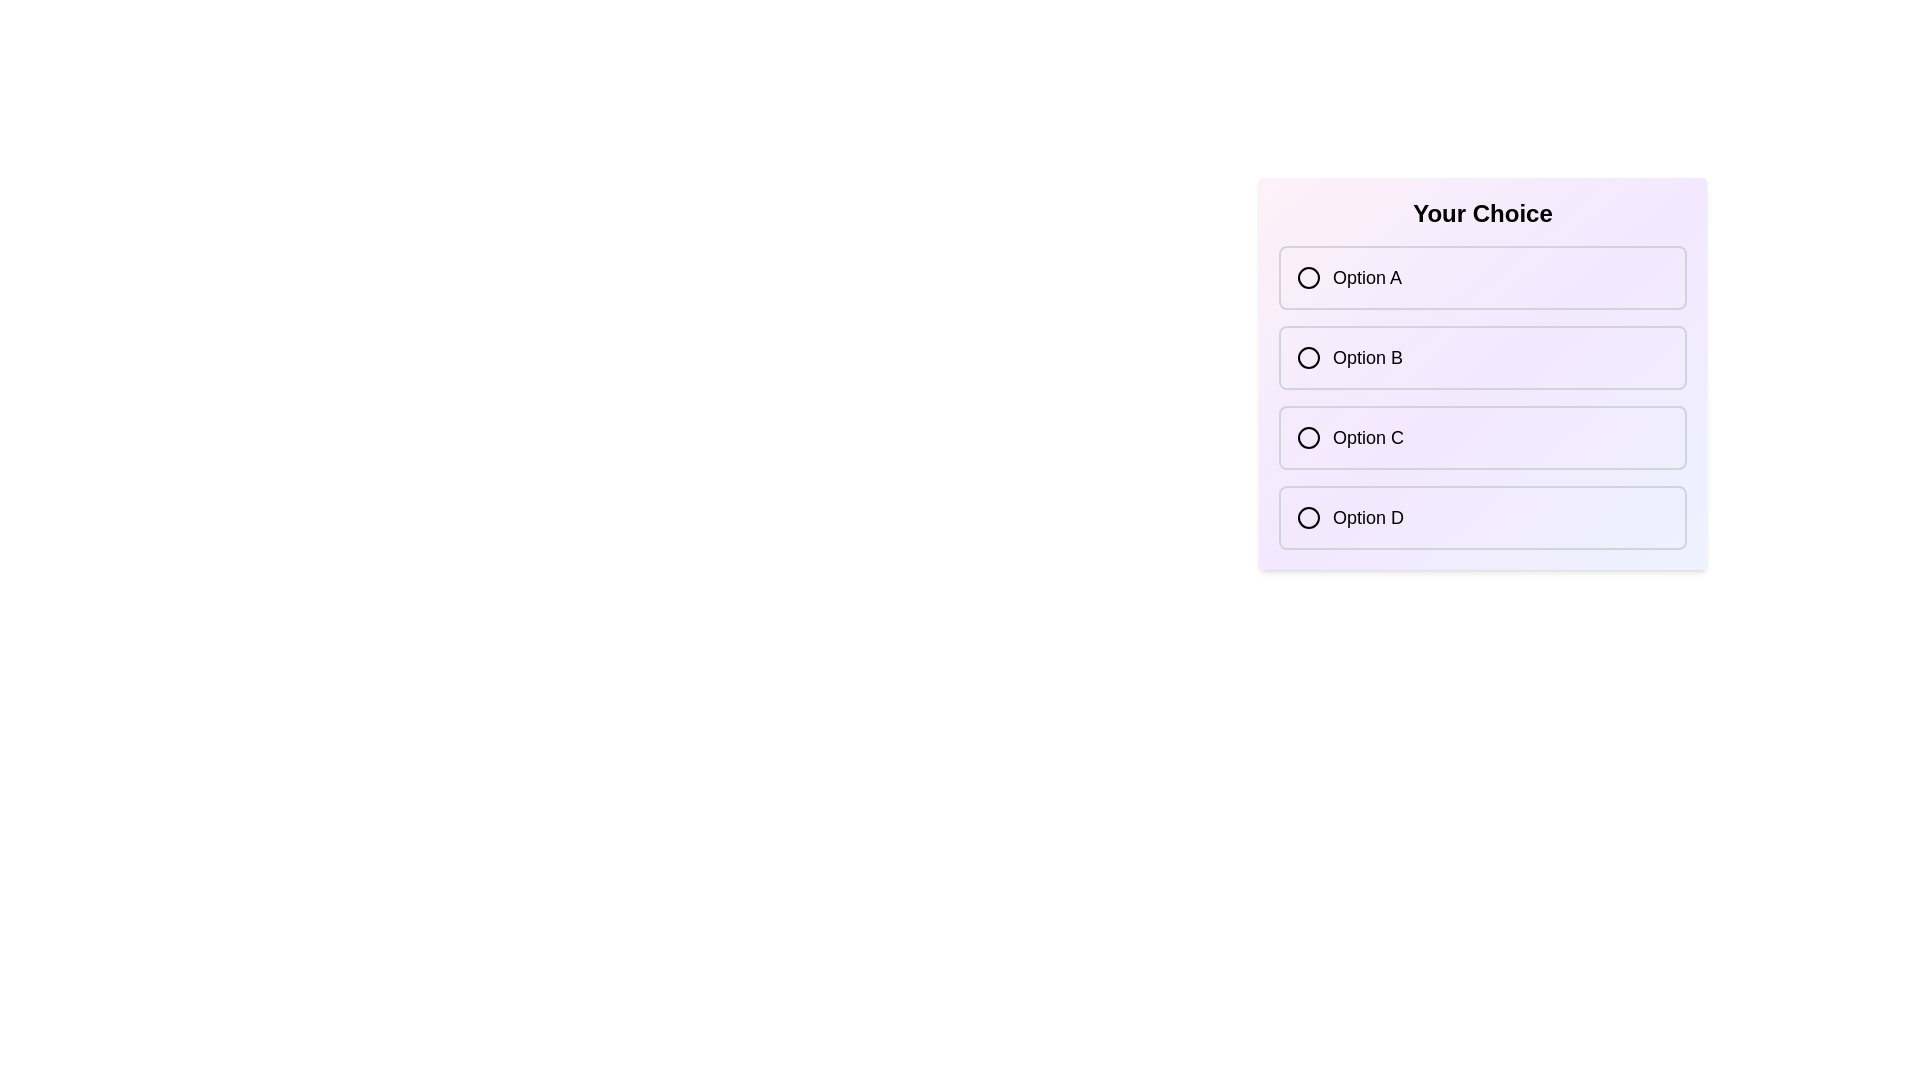 This screenshot has width=1920, height=1080. I want to click on the option Option D to observe the hover effect, so click(1483, 516).